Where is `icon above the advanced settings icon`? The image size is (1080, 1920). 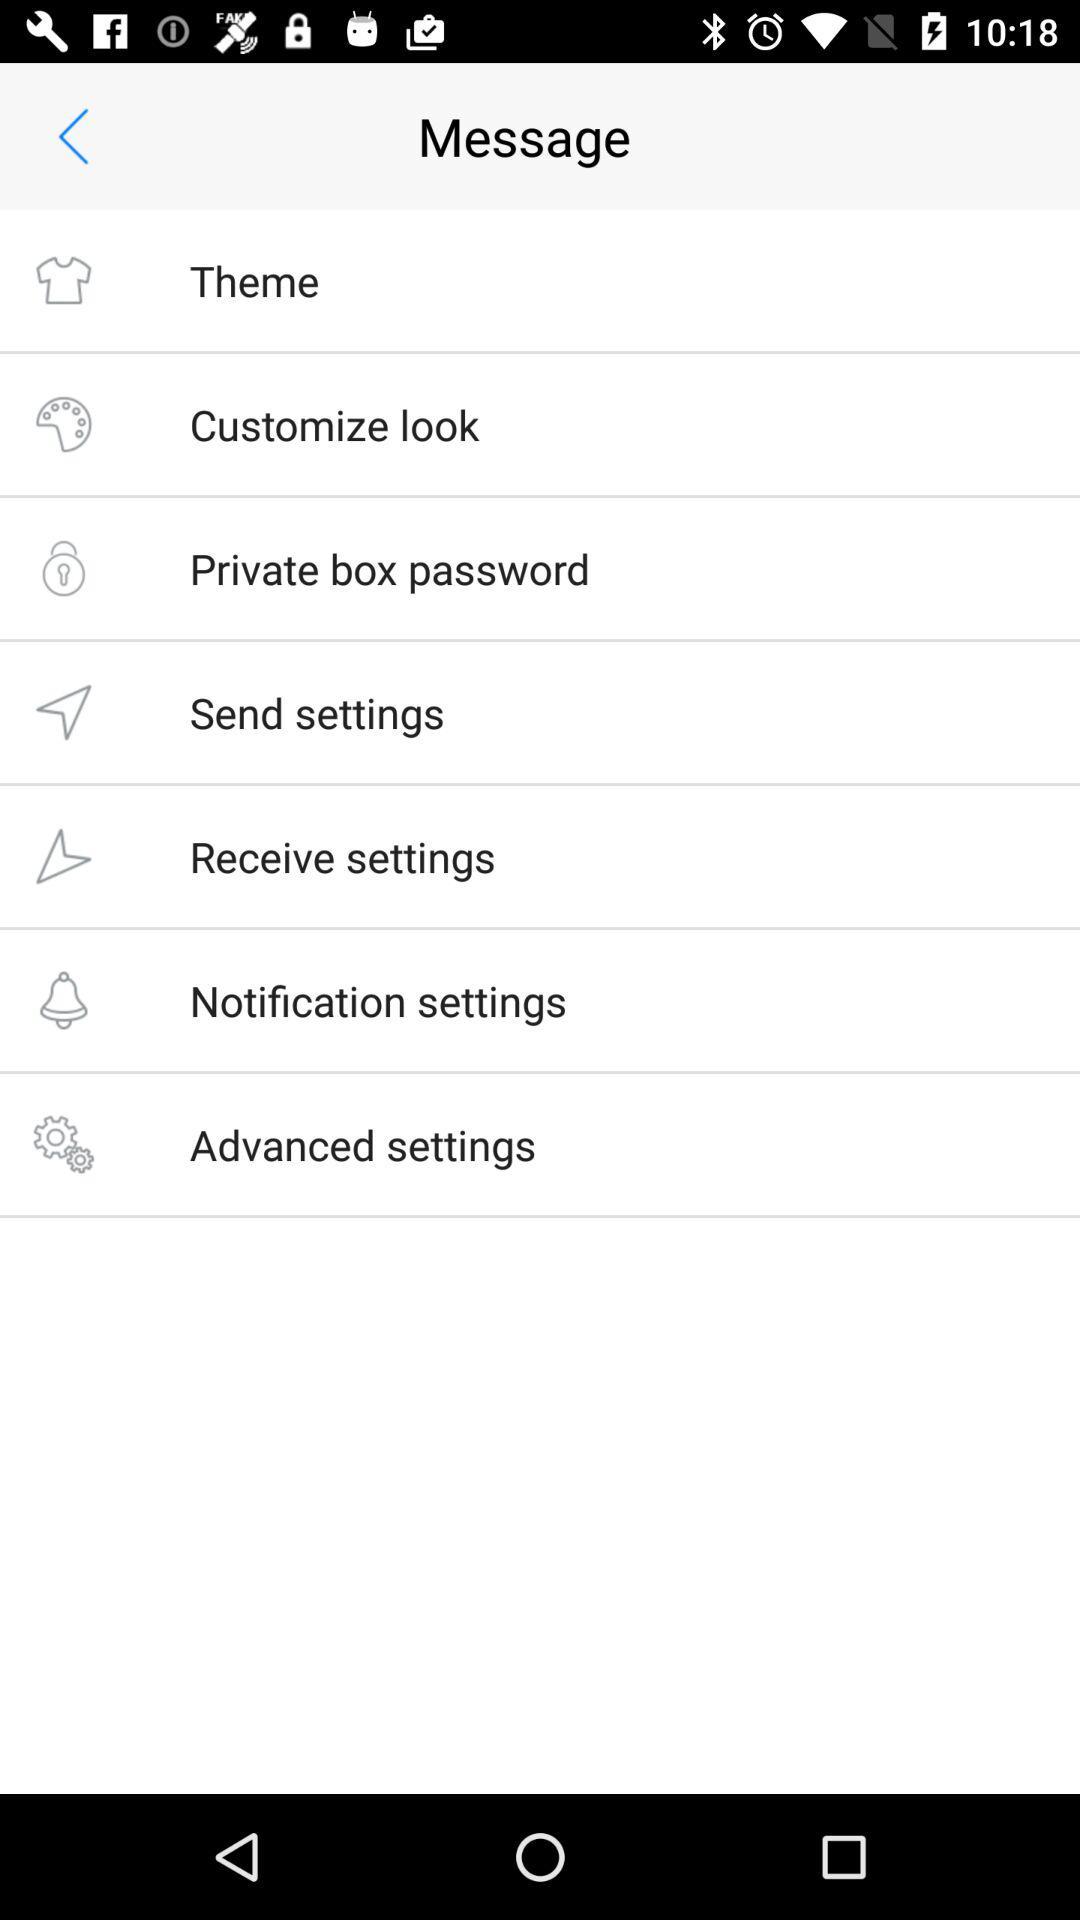 icon above the advanced settings icon is located at coordinates (378, 1000).